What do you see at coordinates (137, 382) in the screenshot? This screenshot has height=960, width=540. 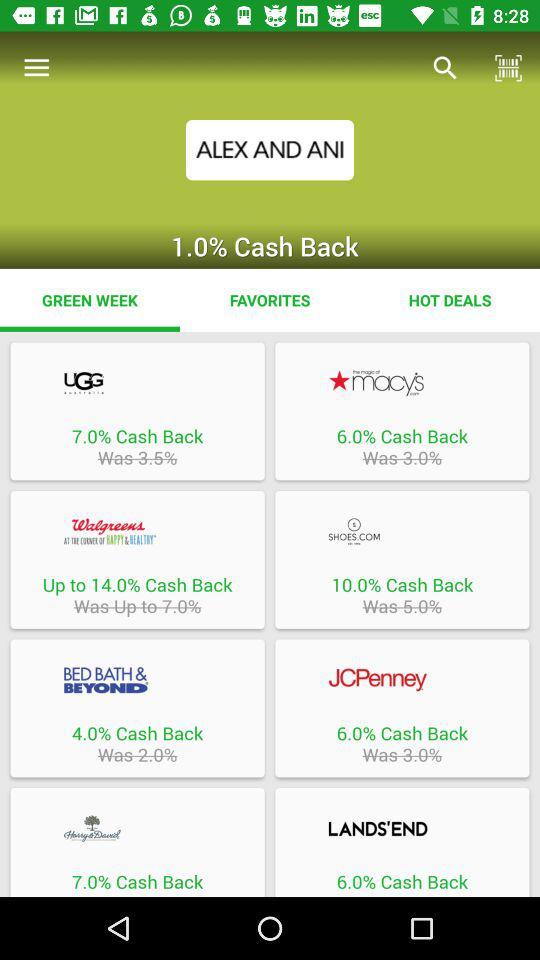 I see `the ugg` at bounding box center [137, 382].